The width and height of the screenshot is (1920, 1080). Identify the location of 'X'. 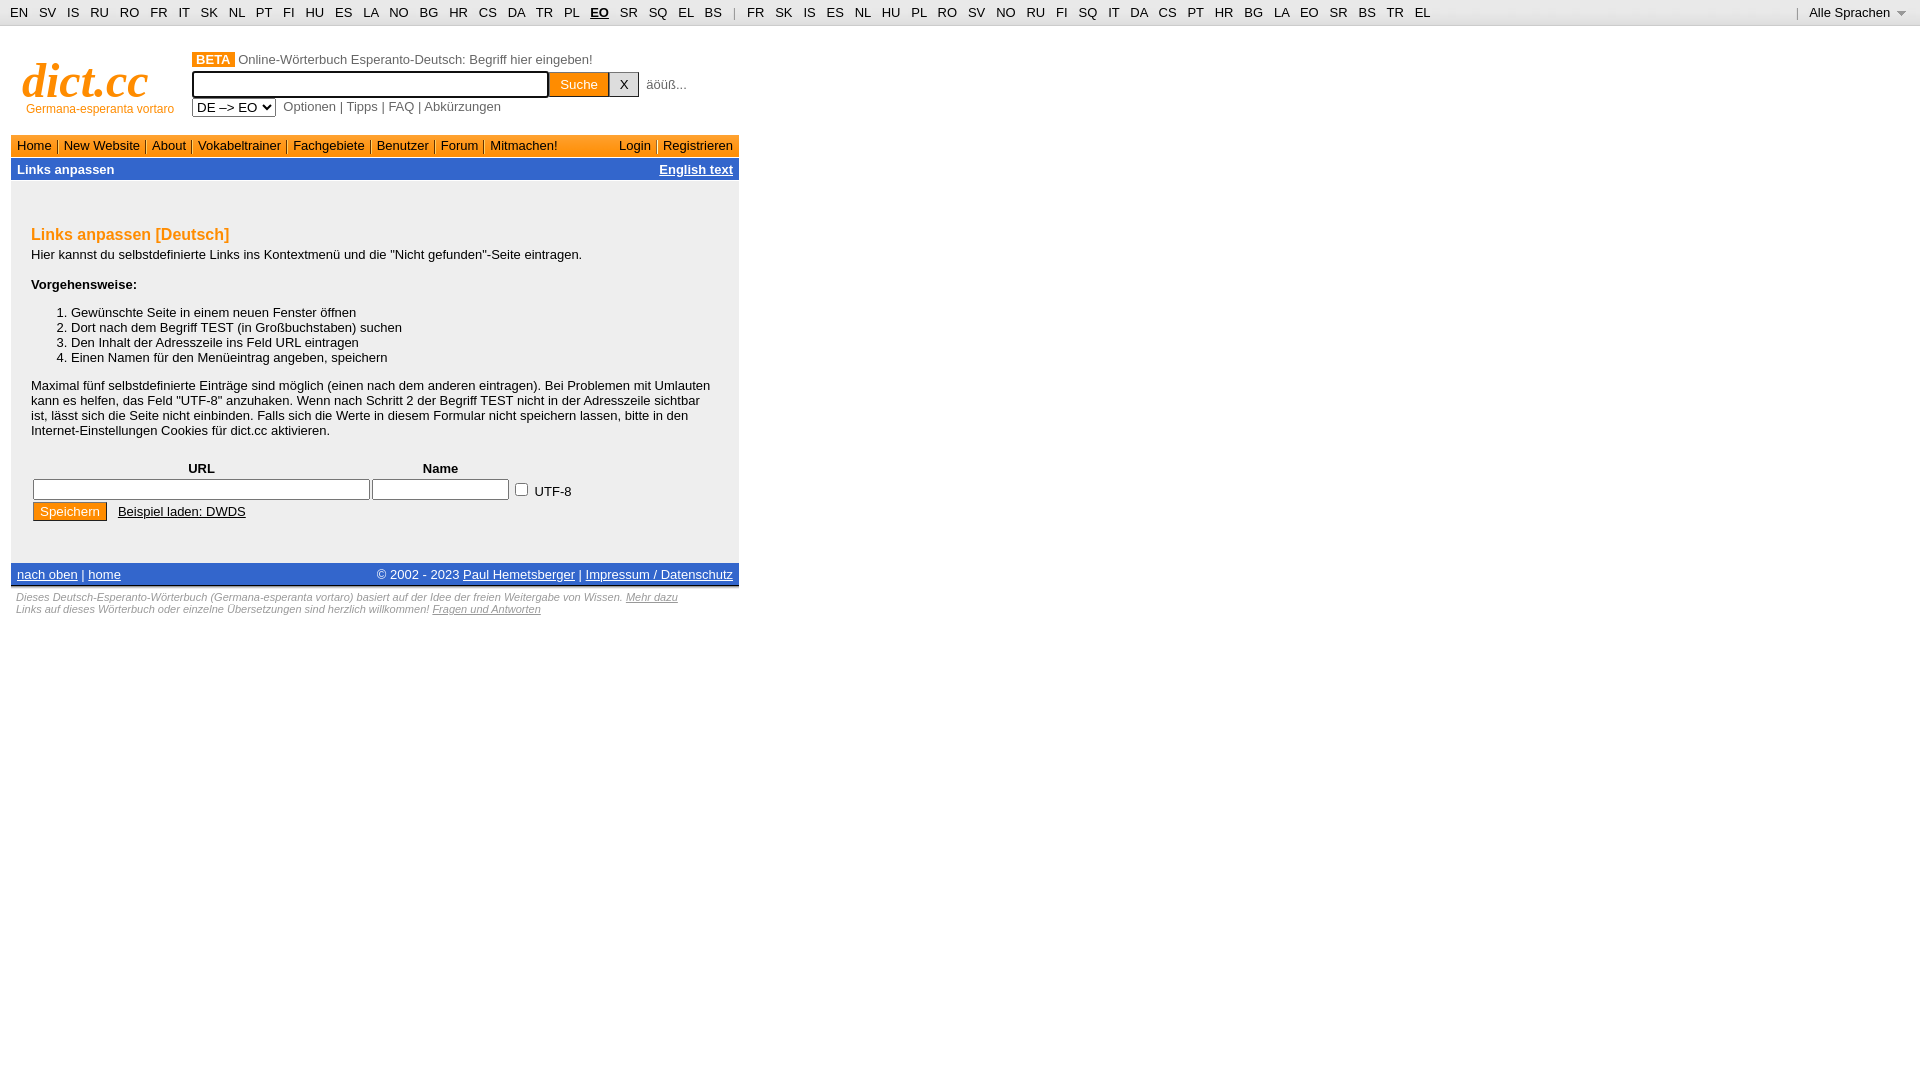
(623, 83).